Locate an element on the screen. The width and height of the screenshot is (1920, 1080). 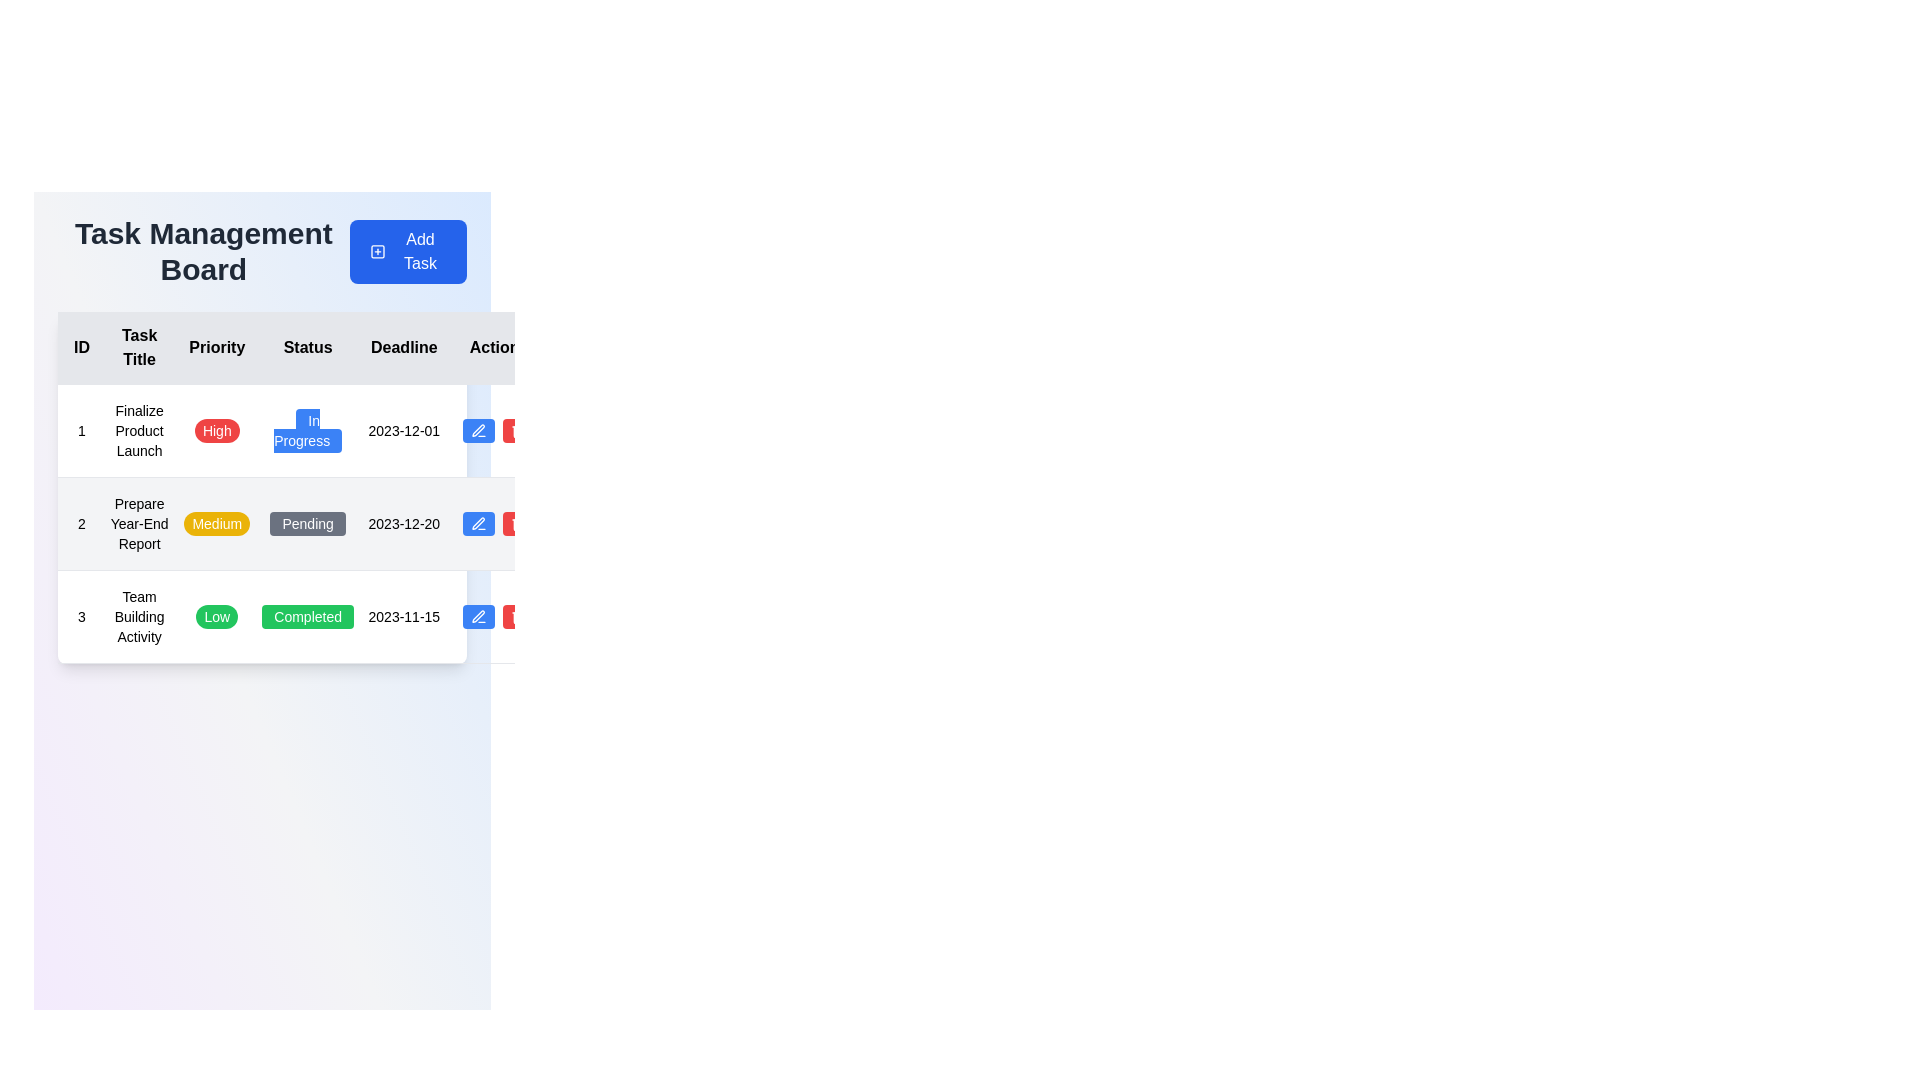
the third row of the task management table containing action buttons for navigation purposes is located at coordinates (300, 616).